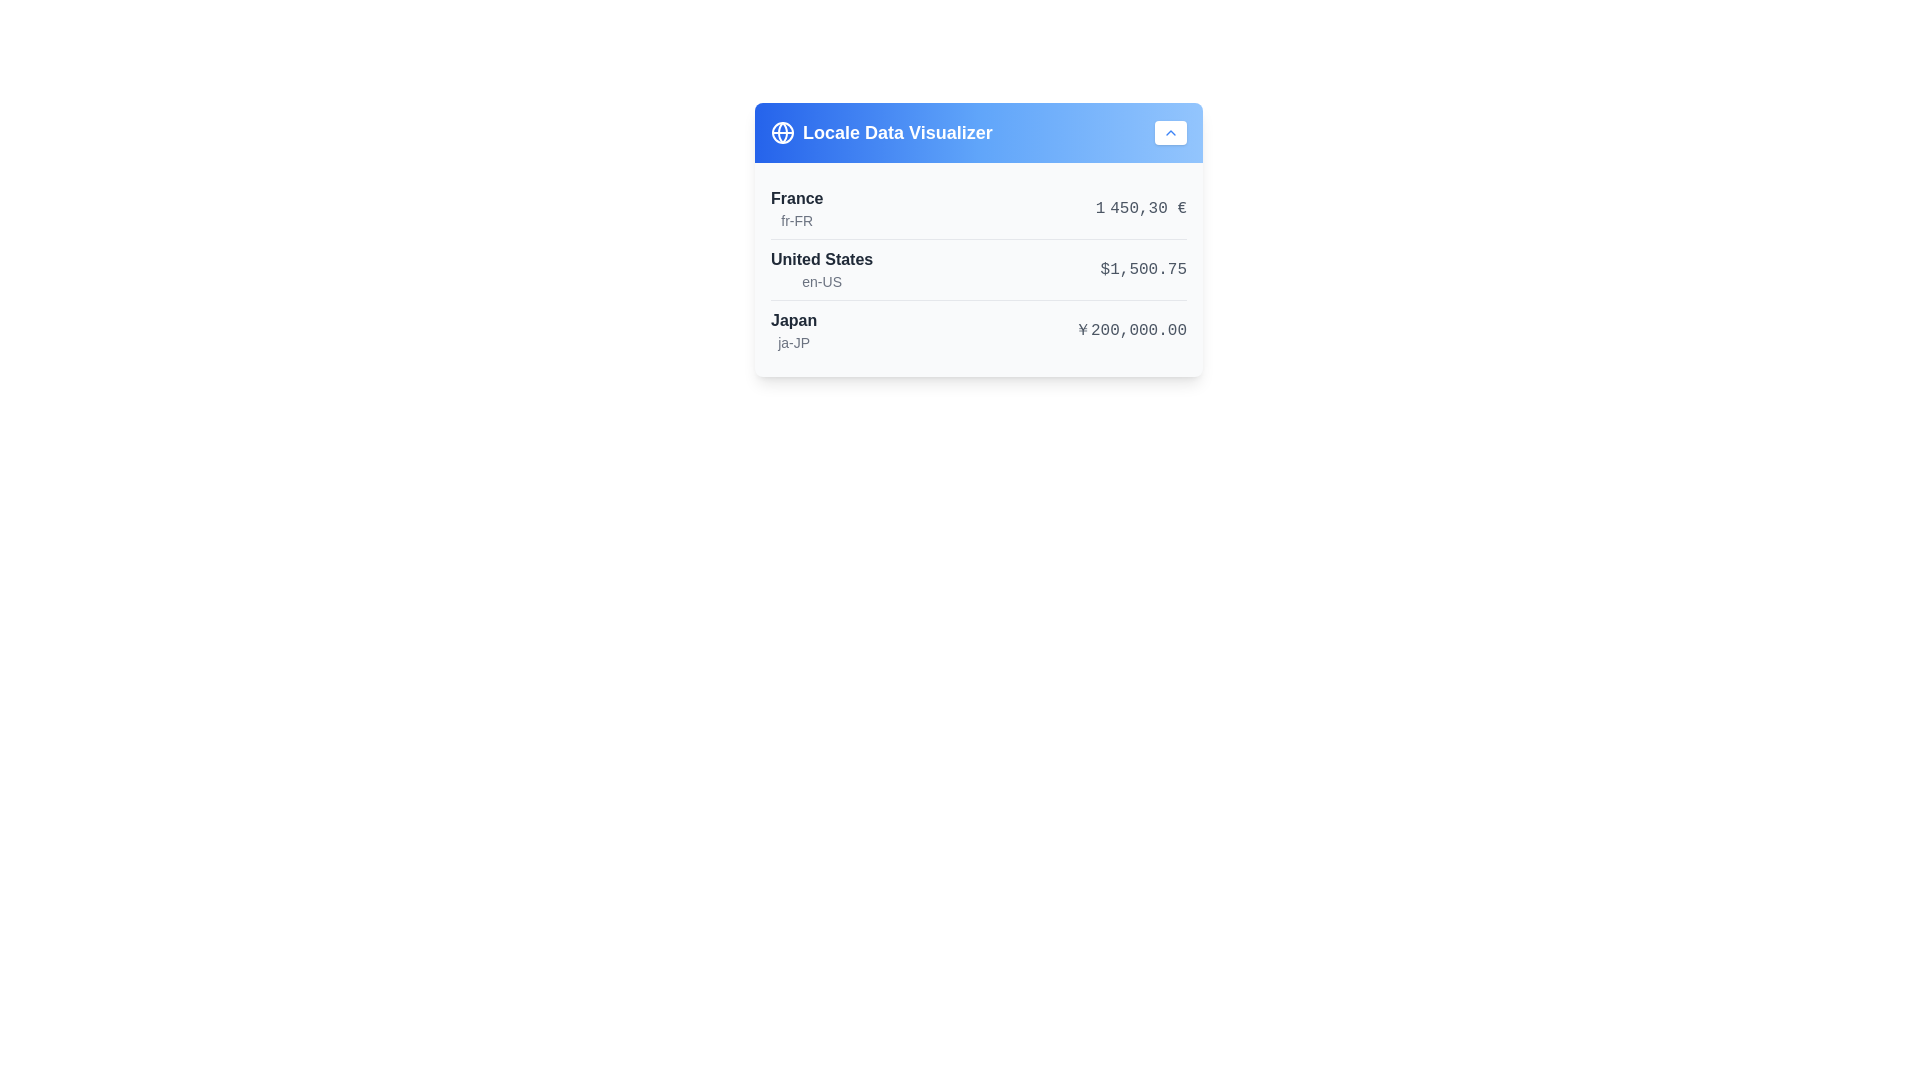 The height and width of the screenshot is (1080, 1920). I want to click on the static text label indicating the locale or language setting, located in the third row of the table below the 'United States' text, so click(822, 281).